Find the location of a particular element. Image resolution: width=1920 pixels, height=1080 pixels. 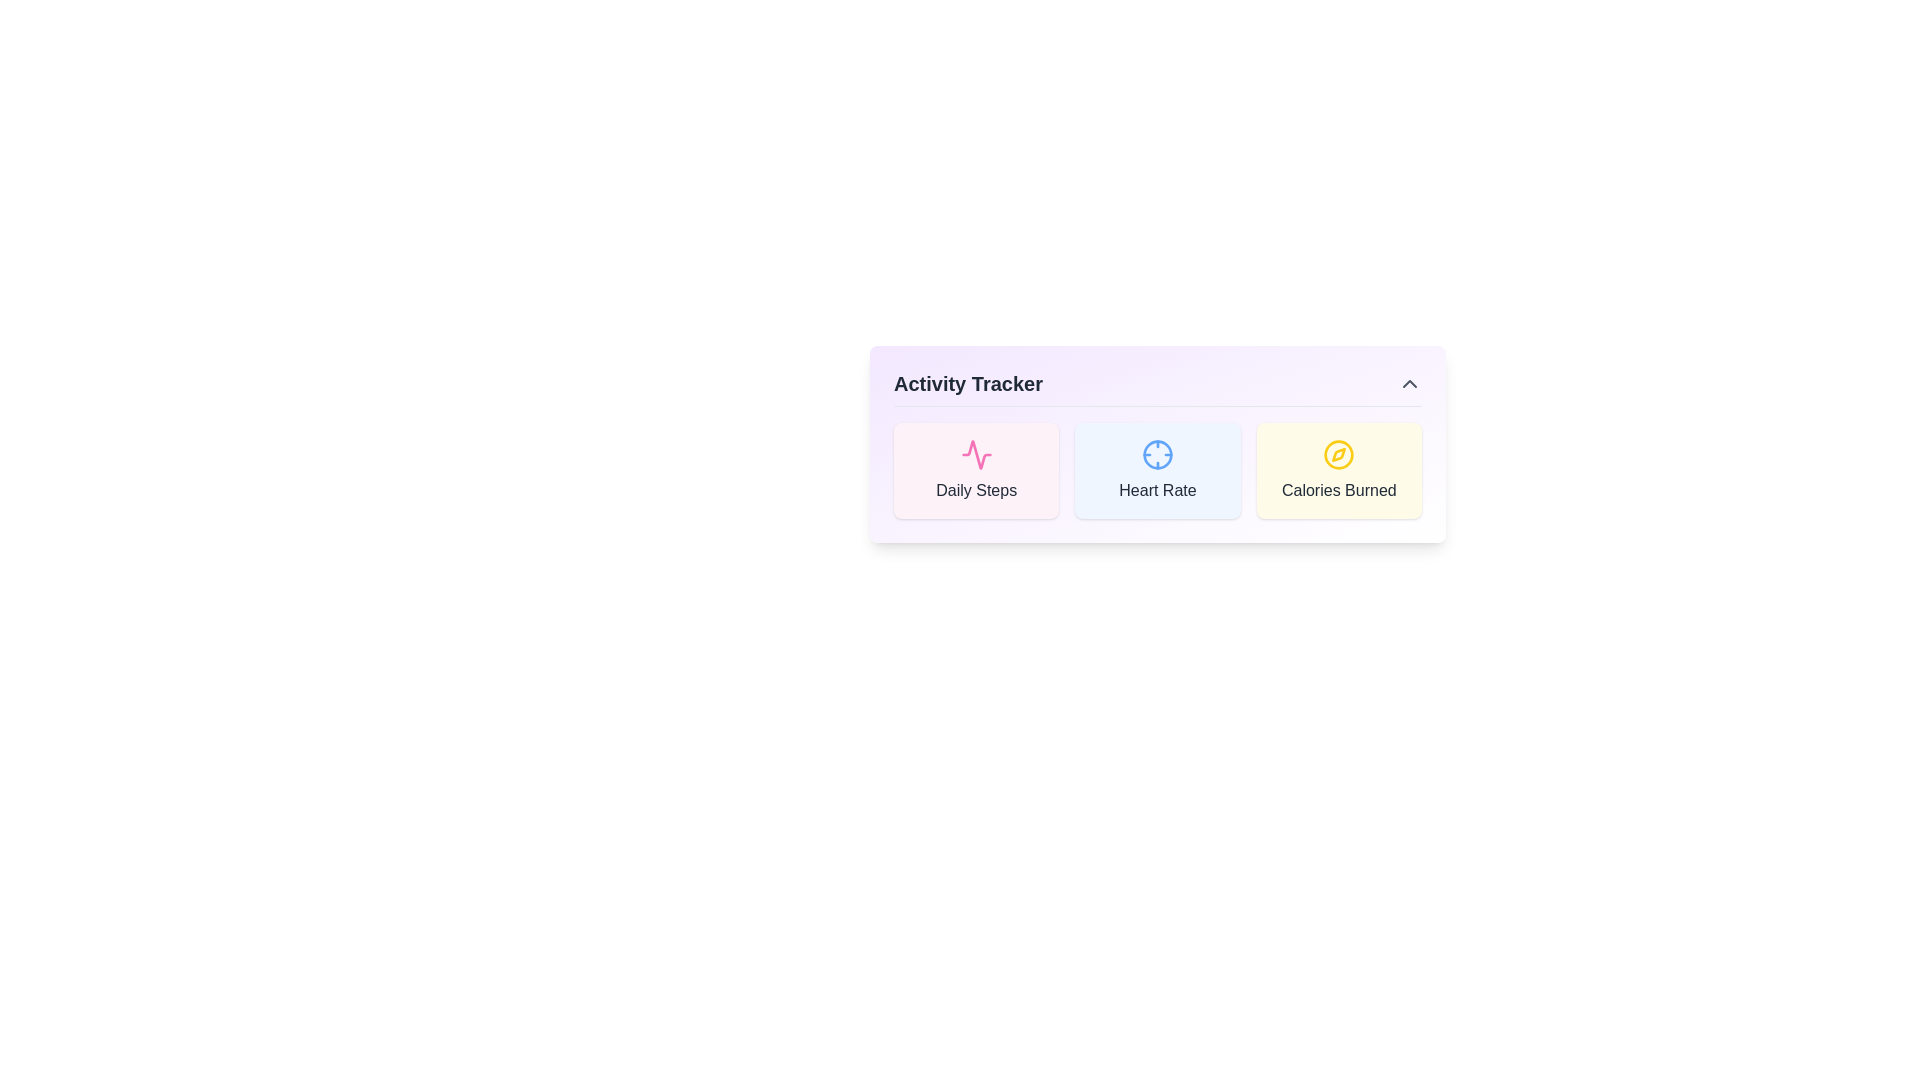

the heart rate tracking card, which is the second card in the 'Activity Tracker' group is located at coordinates (1156, 470).